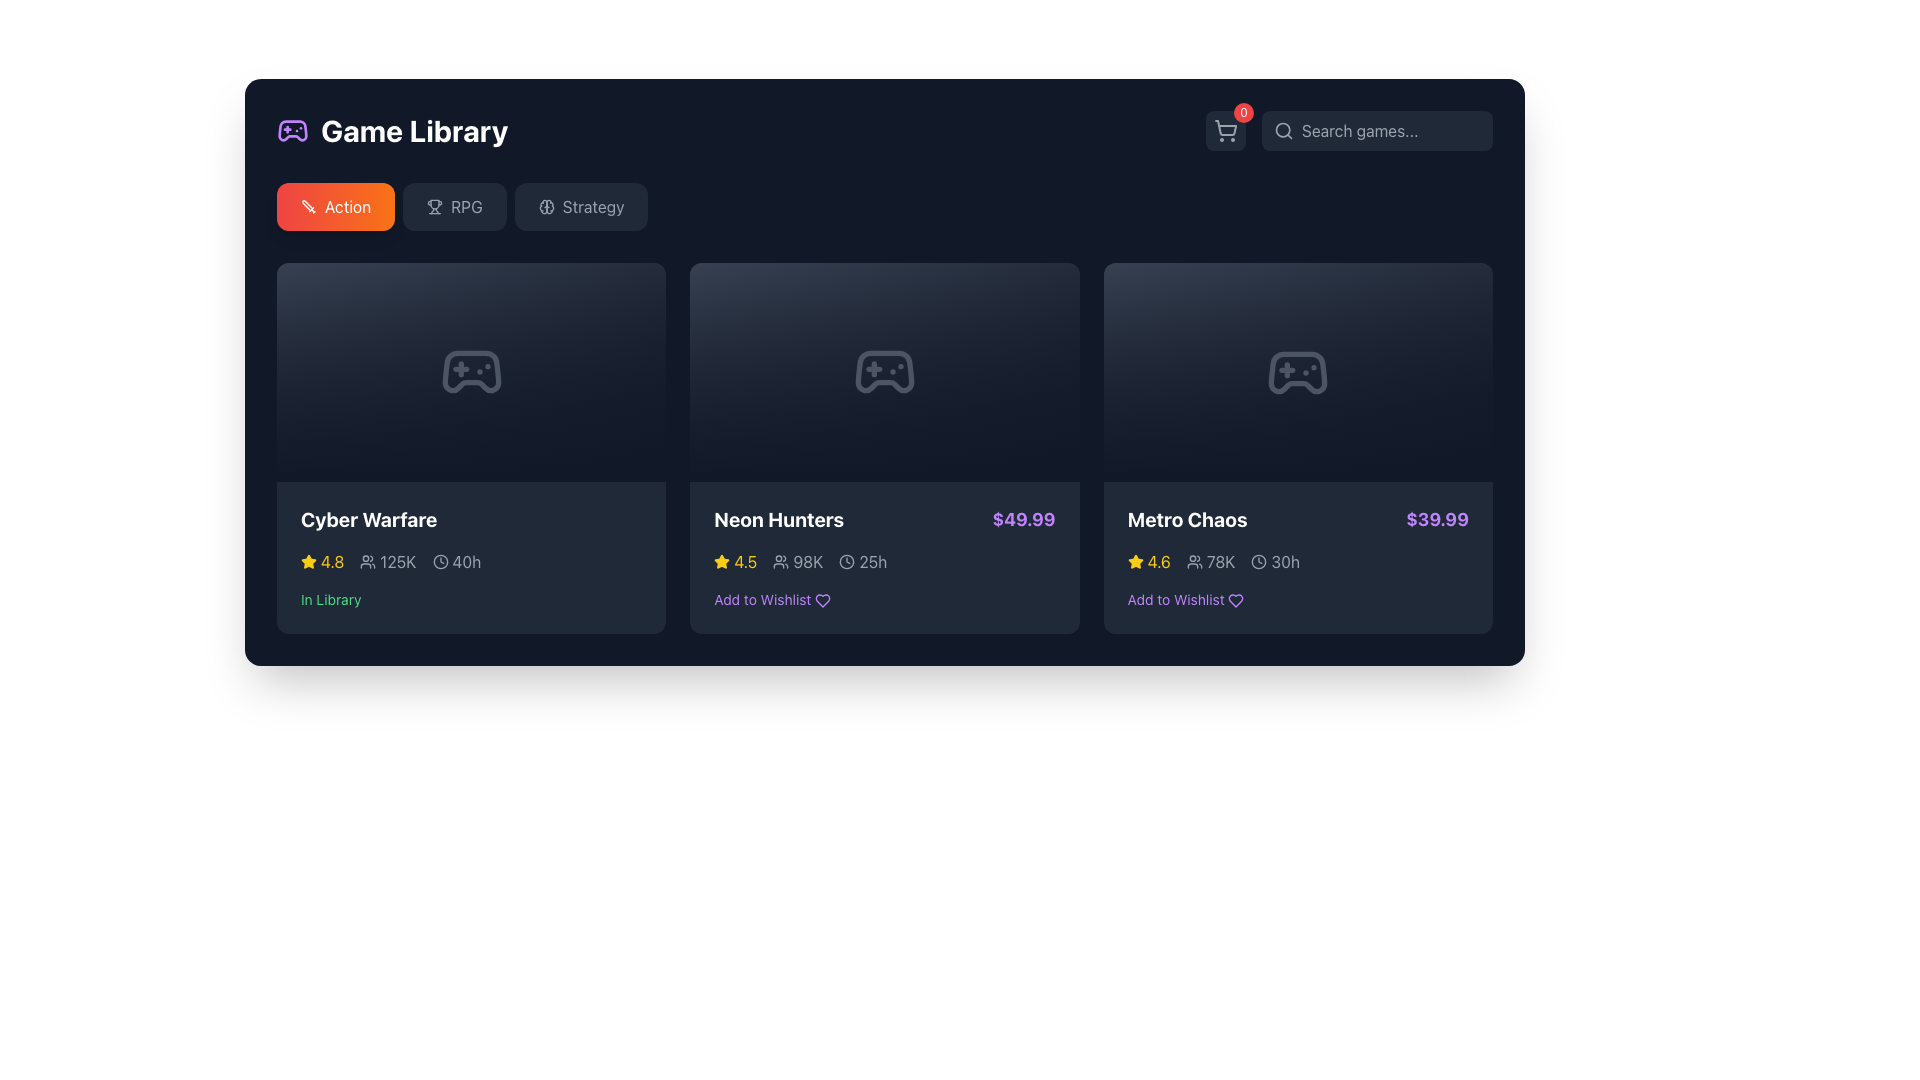 The height and width of the screenshot is (1080, 1920). I want to click on the 'RPG' button, which is displayed in bold gray text on a dark background, so click(465, 207).